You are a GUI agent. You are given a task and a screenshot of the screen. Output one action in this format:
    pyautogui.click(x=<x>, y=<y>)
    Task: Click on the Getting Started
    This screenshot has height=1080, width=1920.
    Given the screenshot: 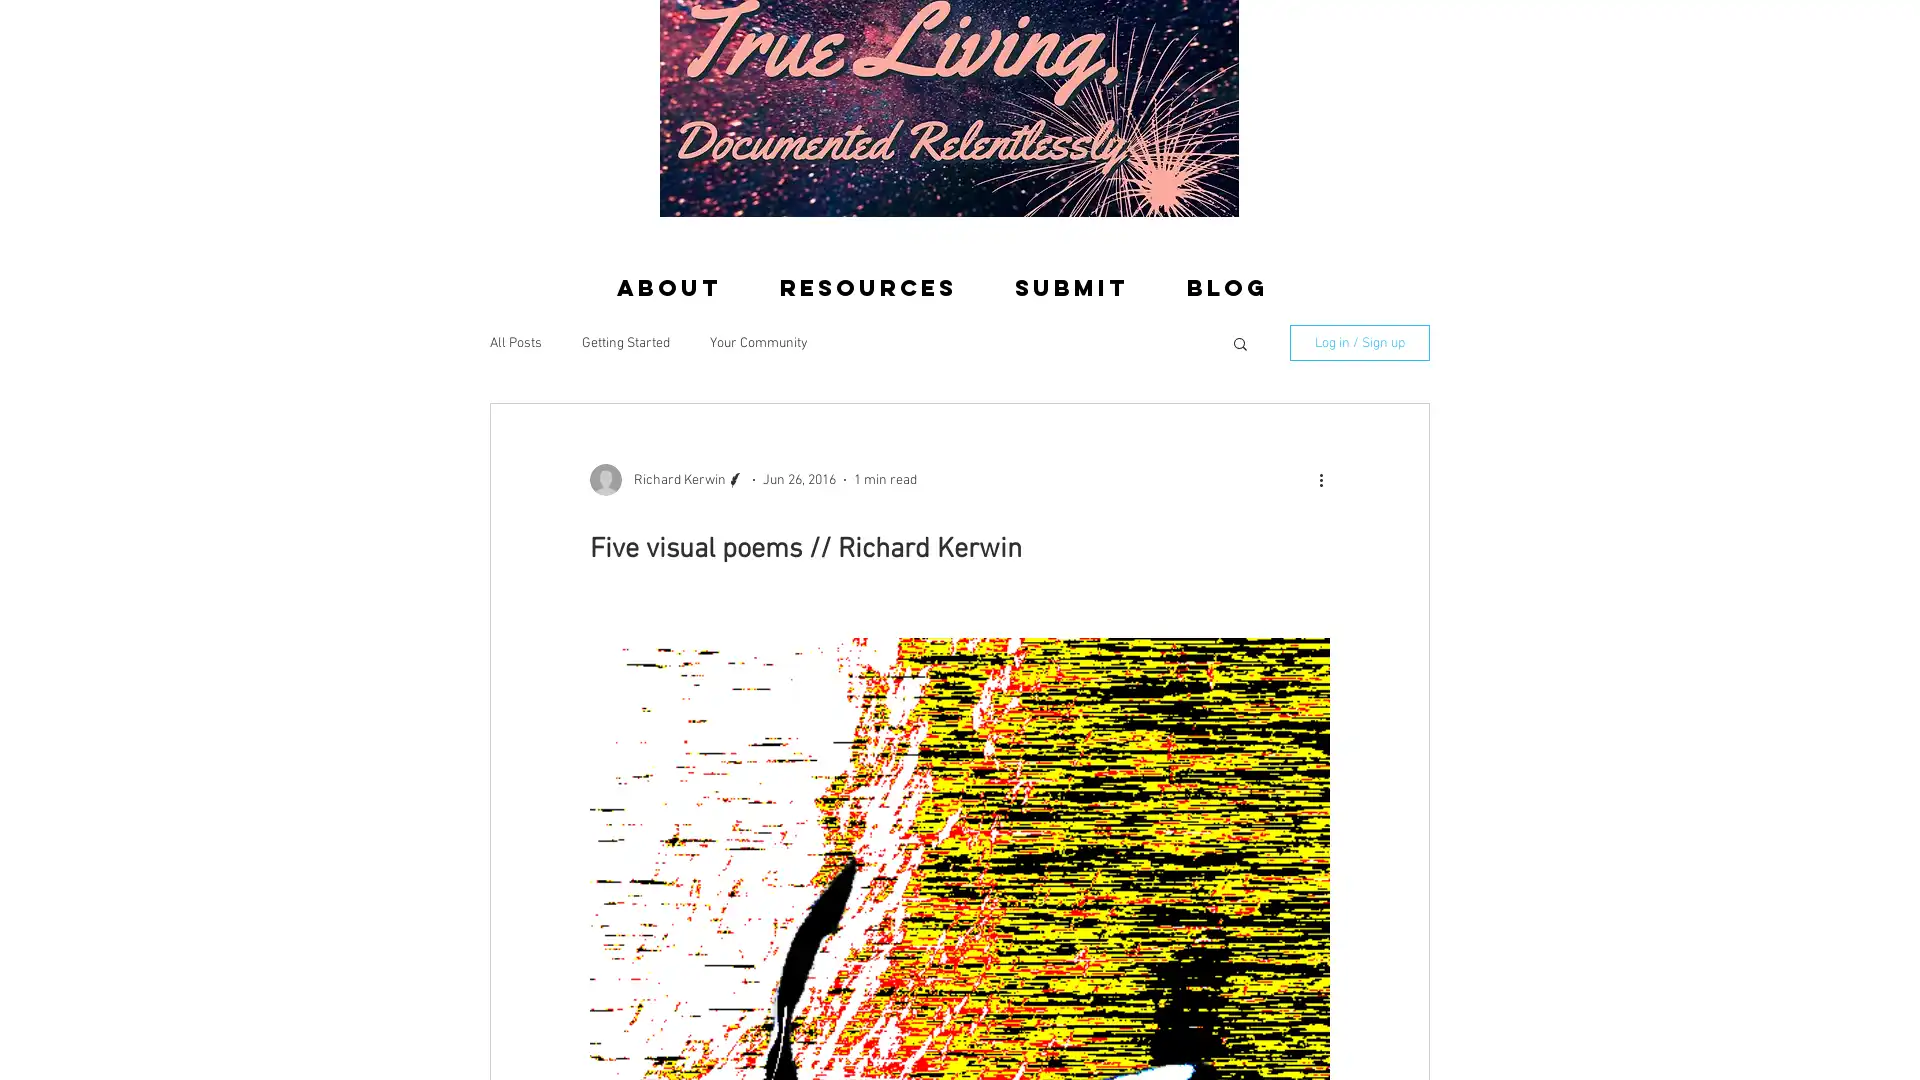 What is the action you would take?
    pyautogui.click(x=624, y=341)
    